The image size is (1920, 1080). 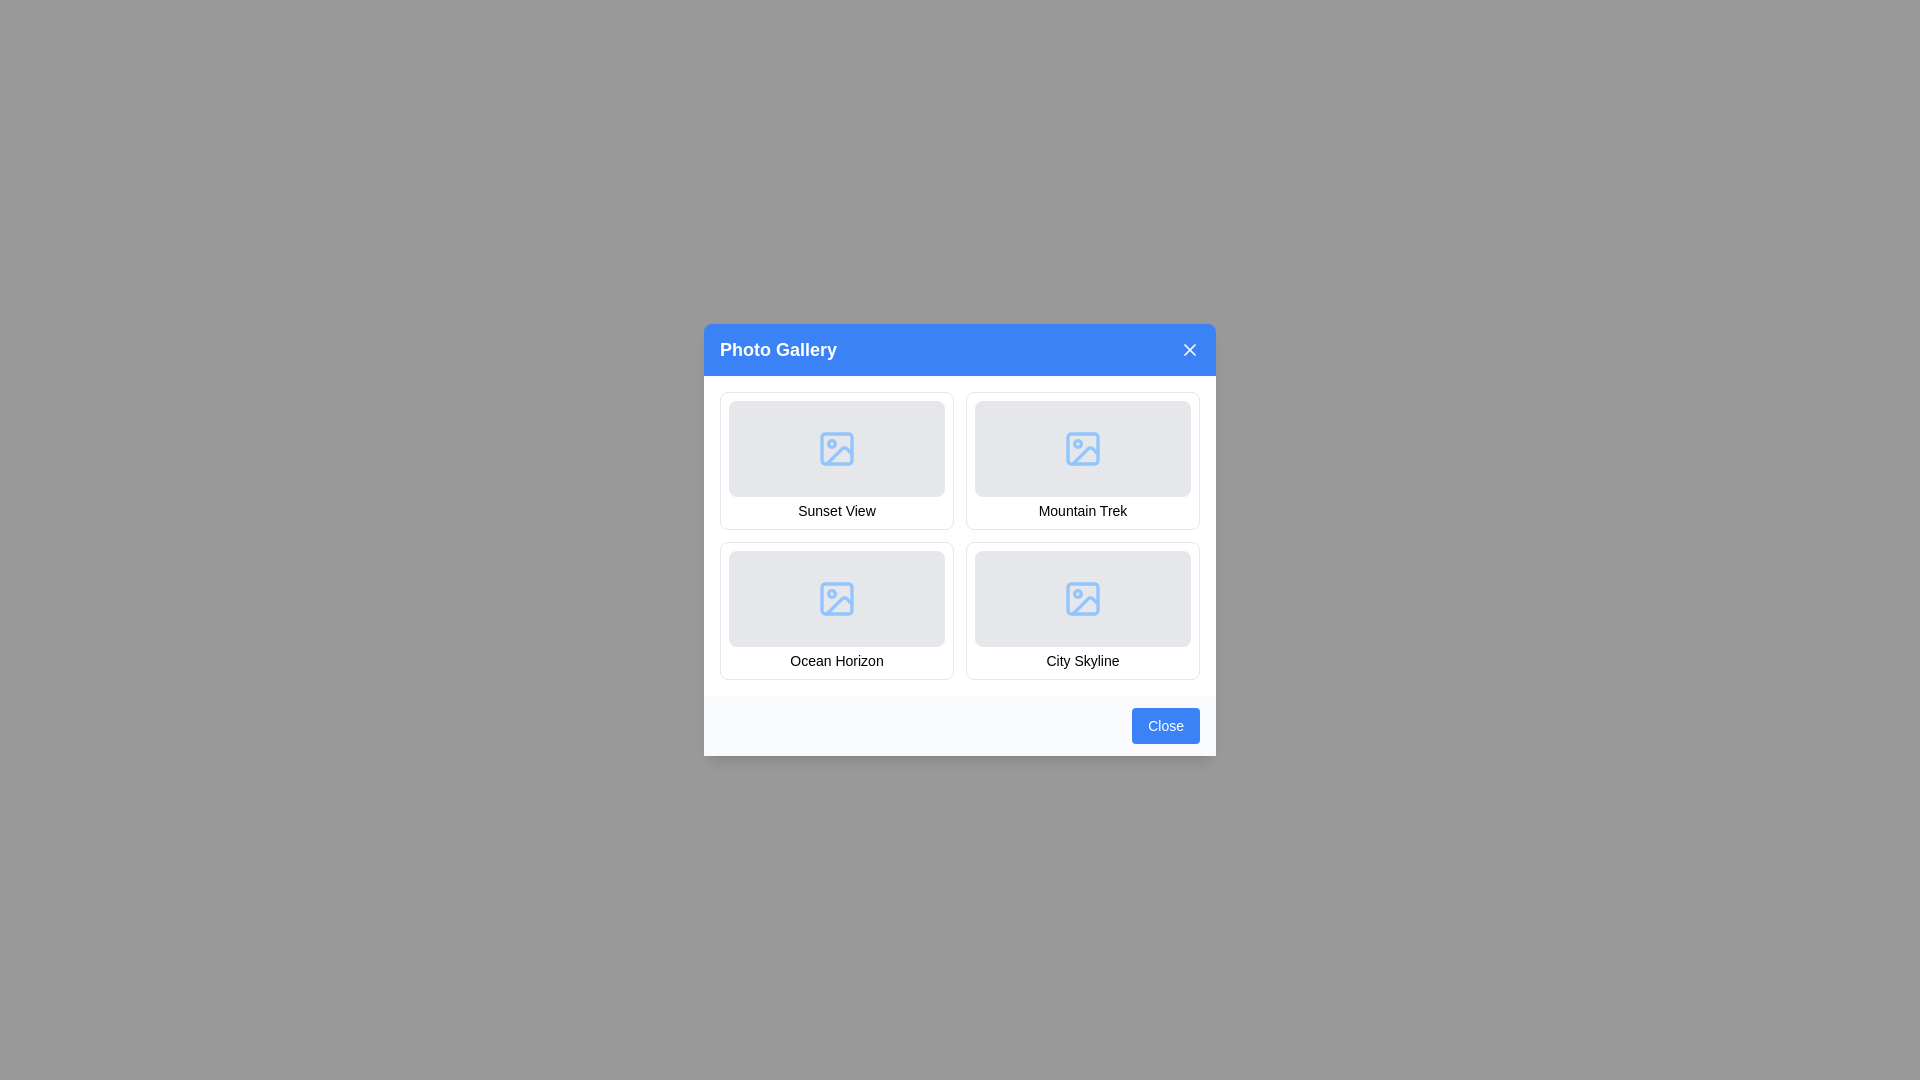 I want to click on the icon representing the 'Sunset View' image card, so click(x=836, y=447).